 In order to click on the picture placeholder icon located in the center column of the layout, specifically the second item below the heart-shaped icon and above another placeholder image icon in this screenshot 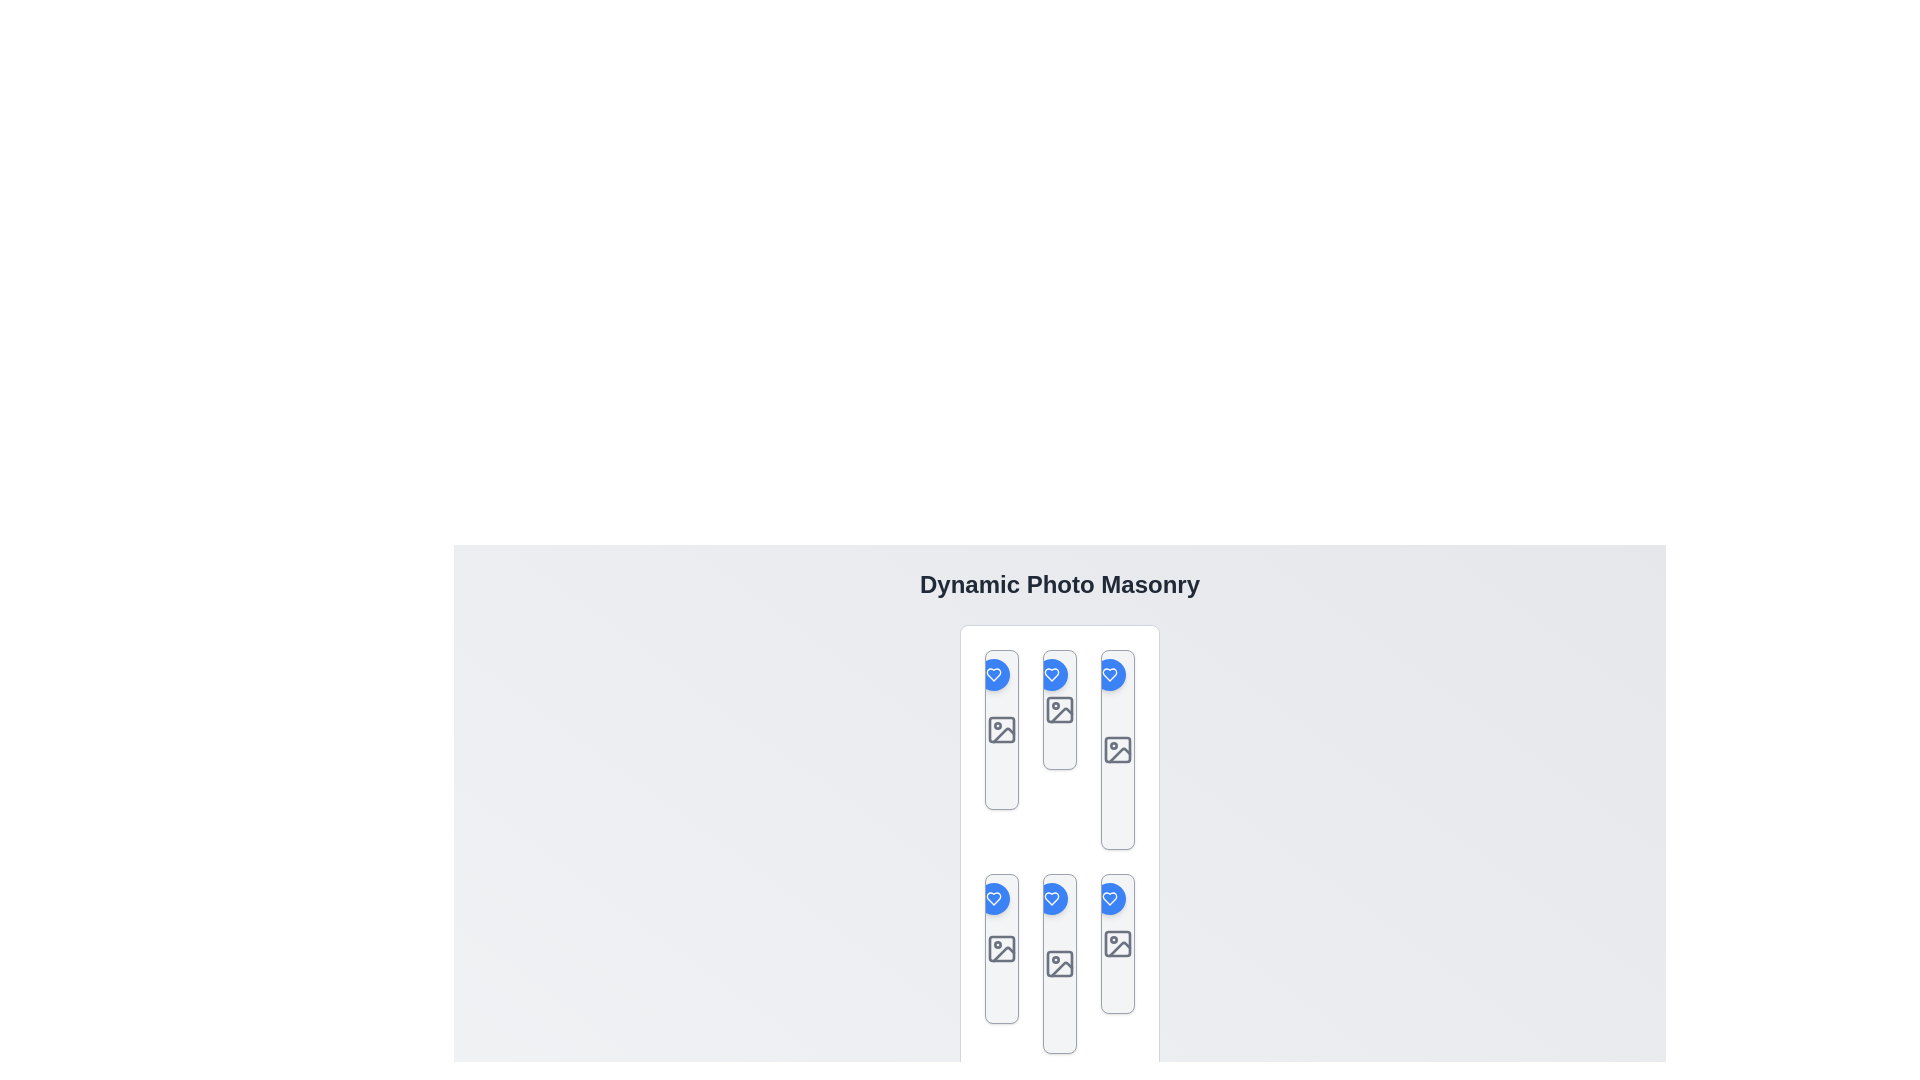, I will do `click(1002, 729)`.